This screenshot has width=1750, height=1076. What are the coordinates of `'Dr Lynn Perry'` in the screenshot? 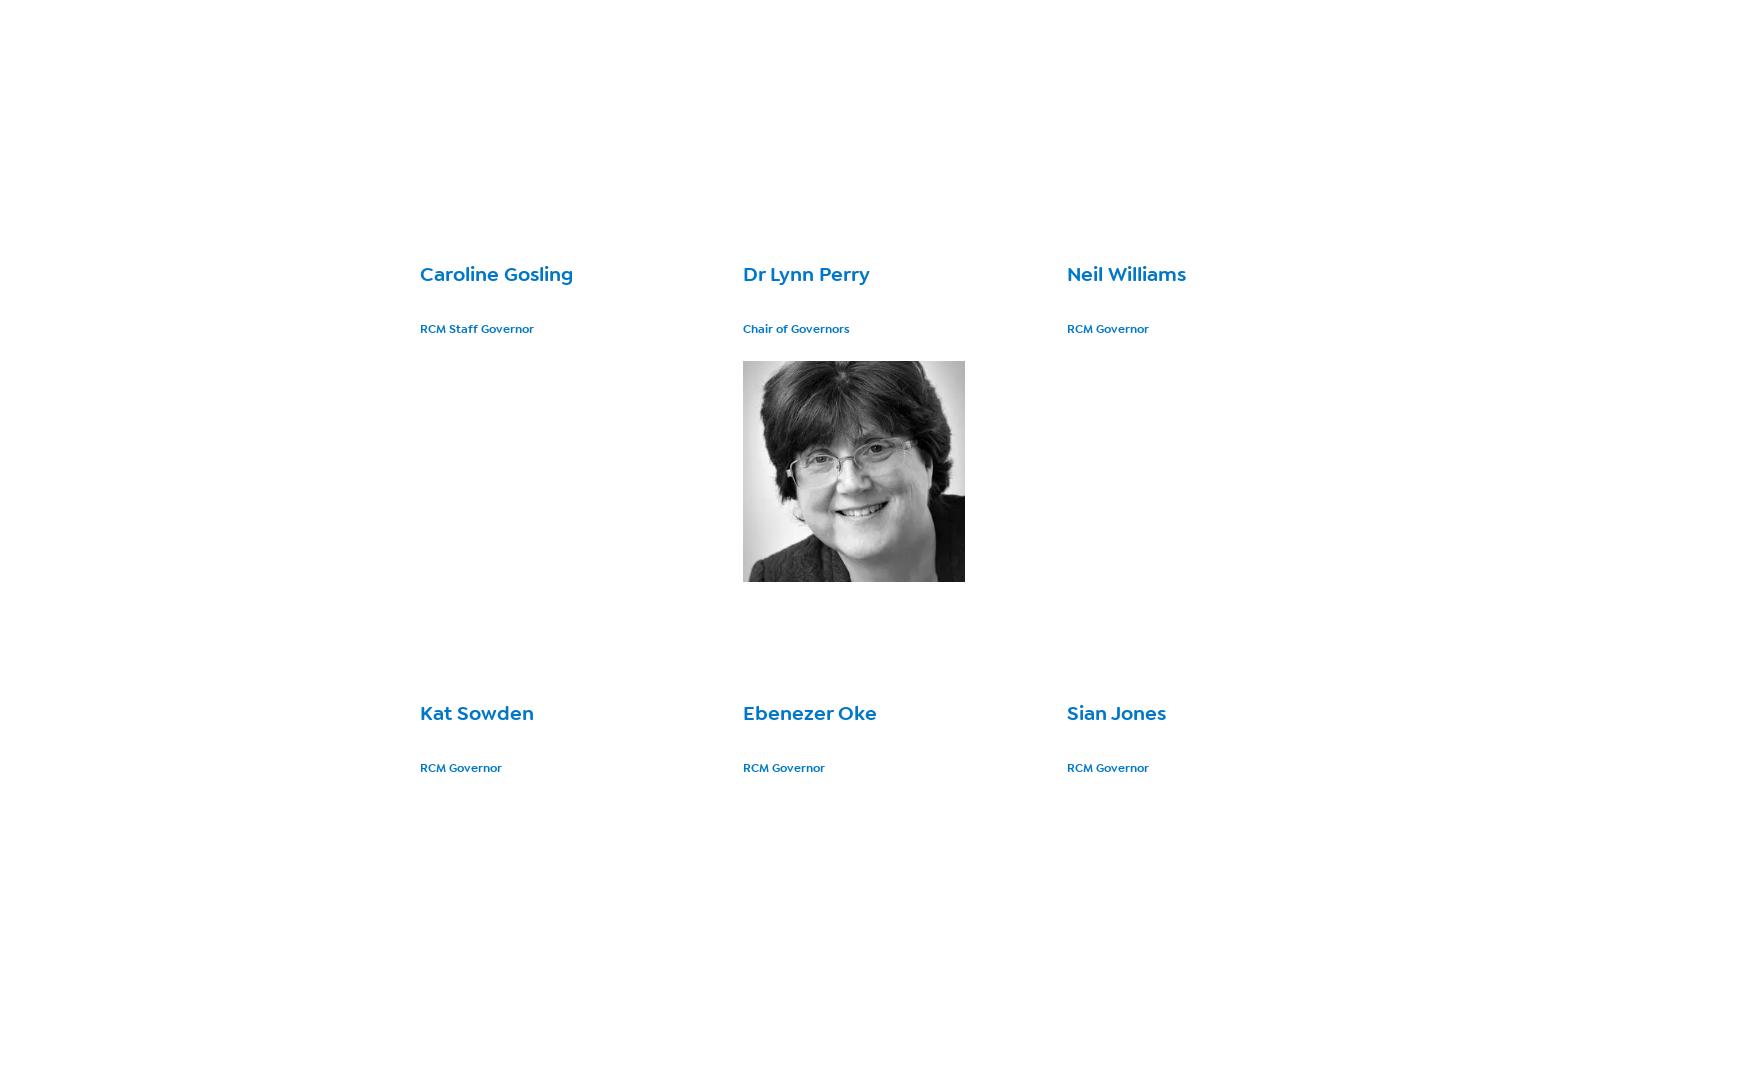 It's located at (805, 273).